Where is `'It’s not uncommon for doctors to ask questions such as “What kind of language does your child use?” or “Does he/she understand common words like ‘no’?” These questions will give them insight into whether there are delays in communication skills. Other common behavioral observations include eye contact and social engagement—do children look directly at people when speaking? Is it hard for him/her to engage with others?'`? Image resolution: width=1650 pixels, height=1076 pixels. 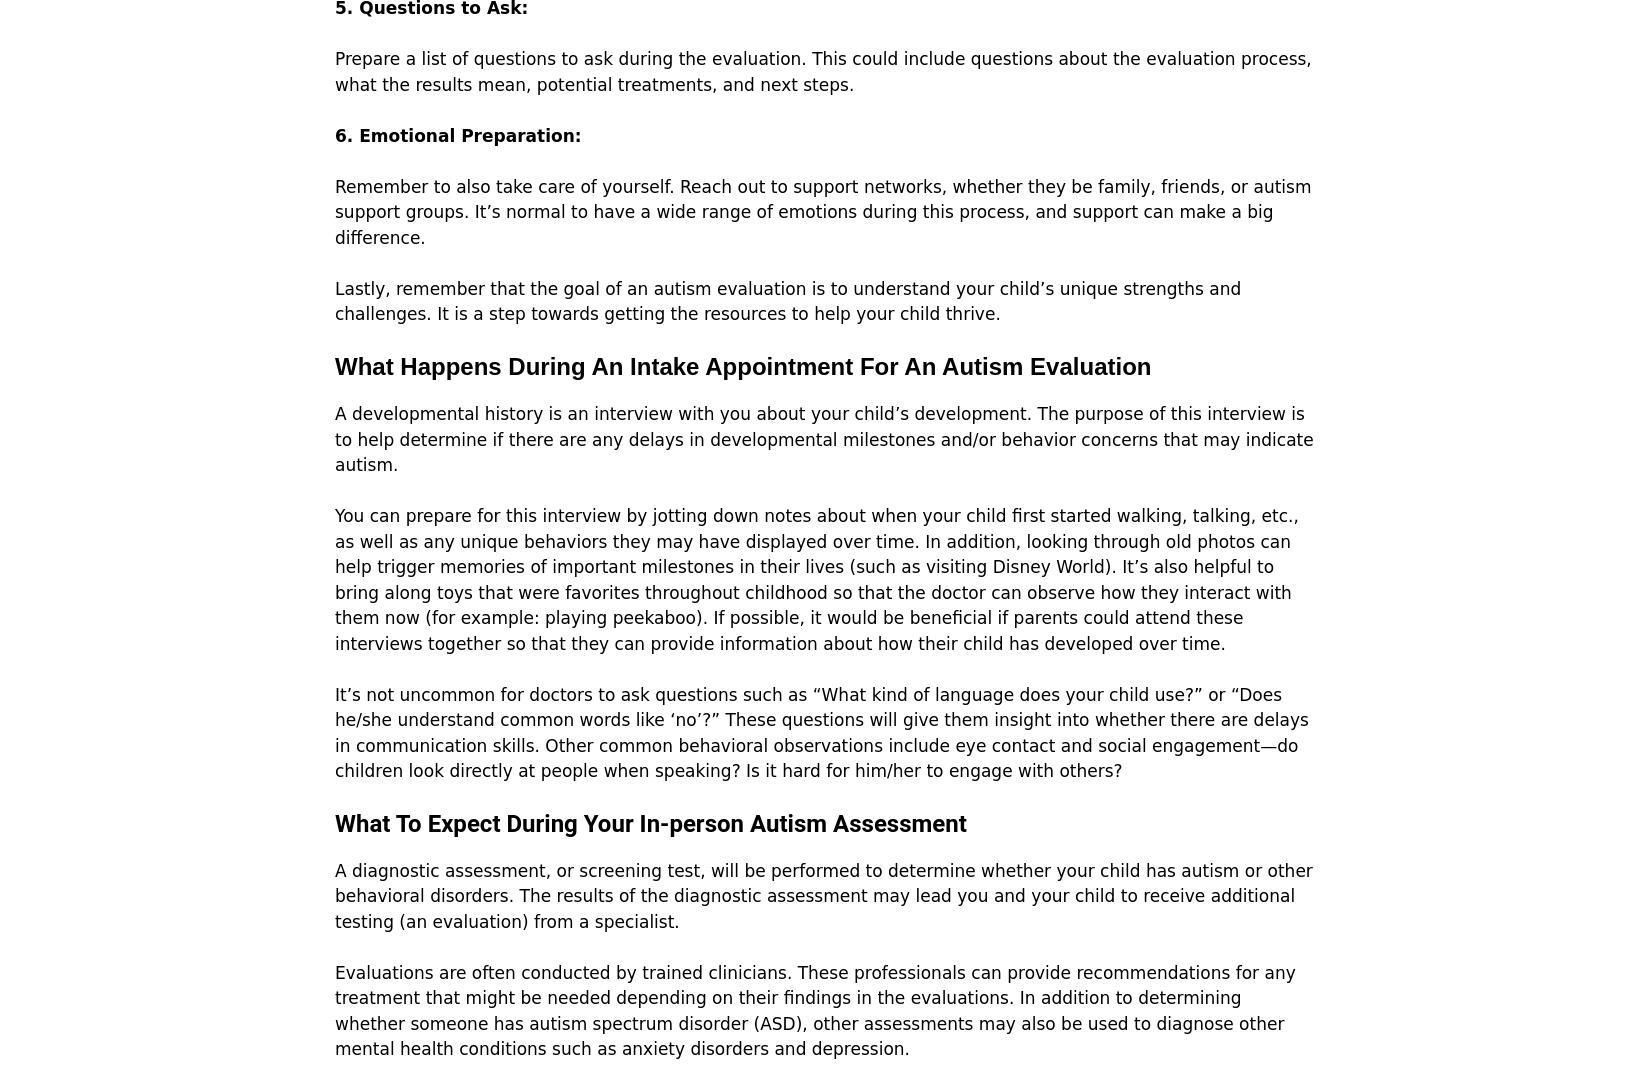 'It’s not uncommon for doctors to ask questions such as “What kind of language does your child use?” or “Does he/she understand common words like ‘no’?” These questions will give them insight into whether there are delays in communication skills. Other common behavioral observations include eye contact and social engagement—do children look directly at people when speaking? Is it hard for him/her to engage with others?' is located at coordinates (334, 731).